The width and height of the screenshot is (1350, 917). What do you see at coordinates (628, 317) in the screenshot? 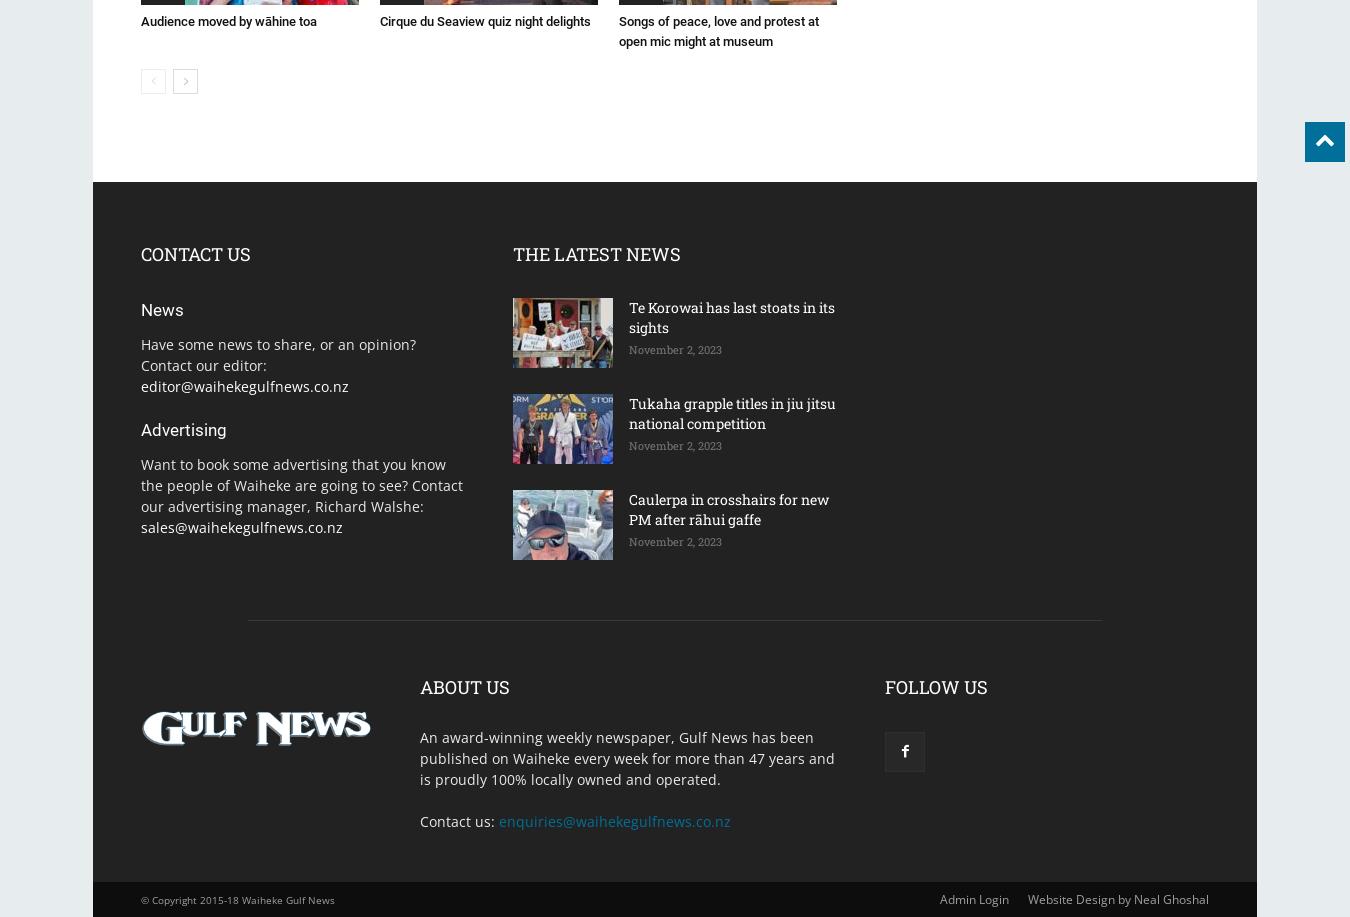
I see `'Te Korowai has last stoats in its sights'` at bounding box center [628, 317].